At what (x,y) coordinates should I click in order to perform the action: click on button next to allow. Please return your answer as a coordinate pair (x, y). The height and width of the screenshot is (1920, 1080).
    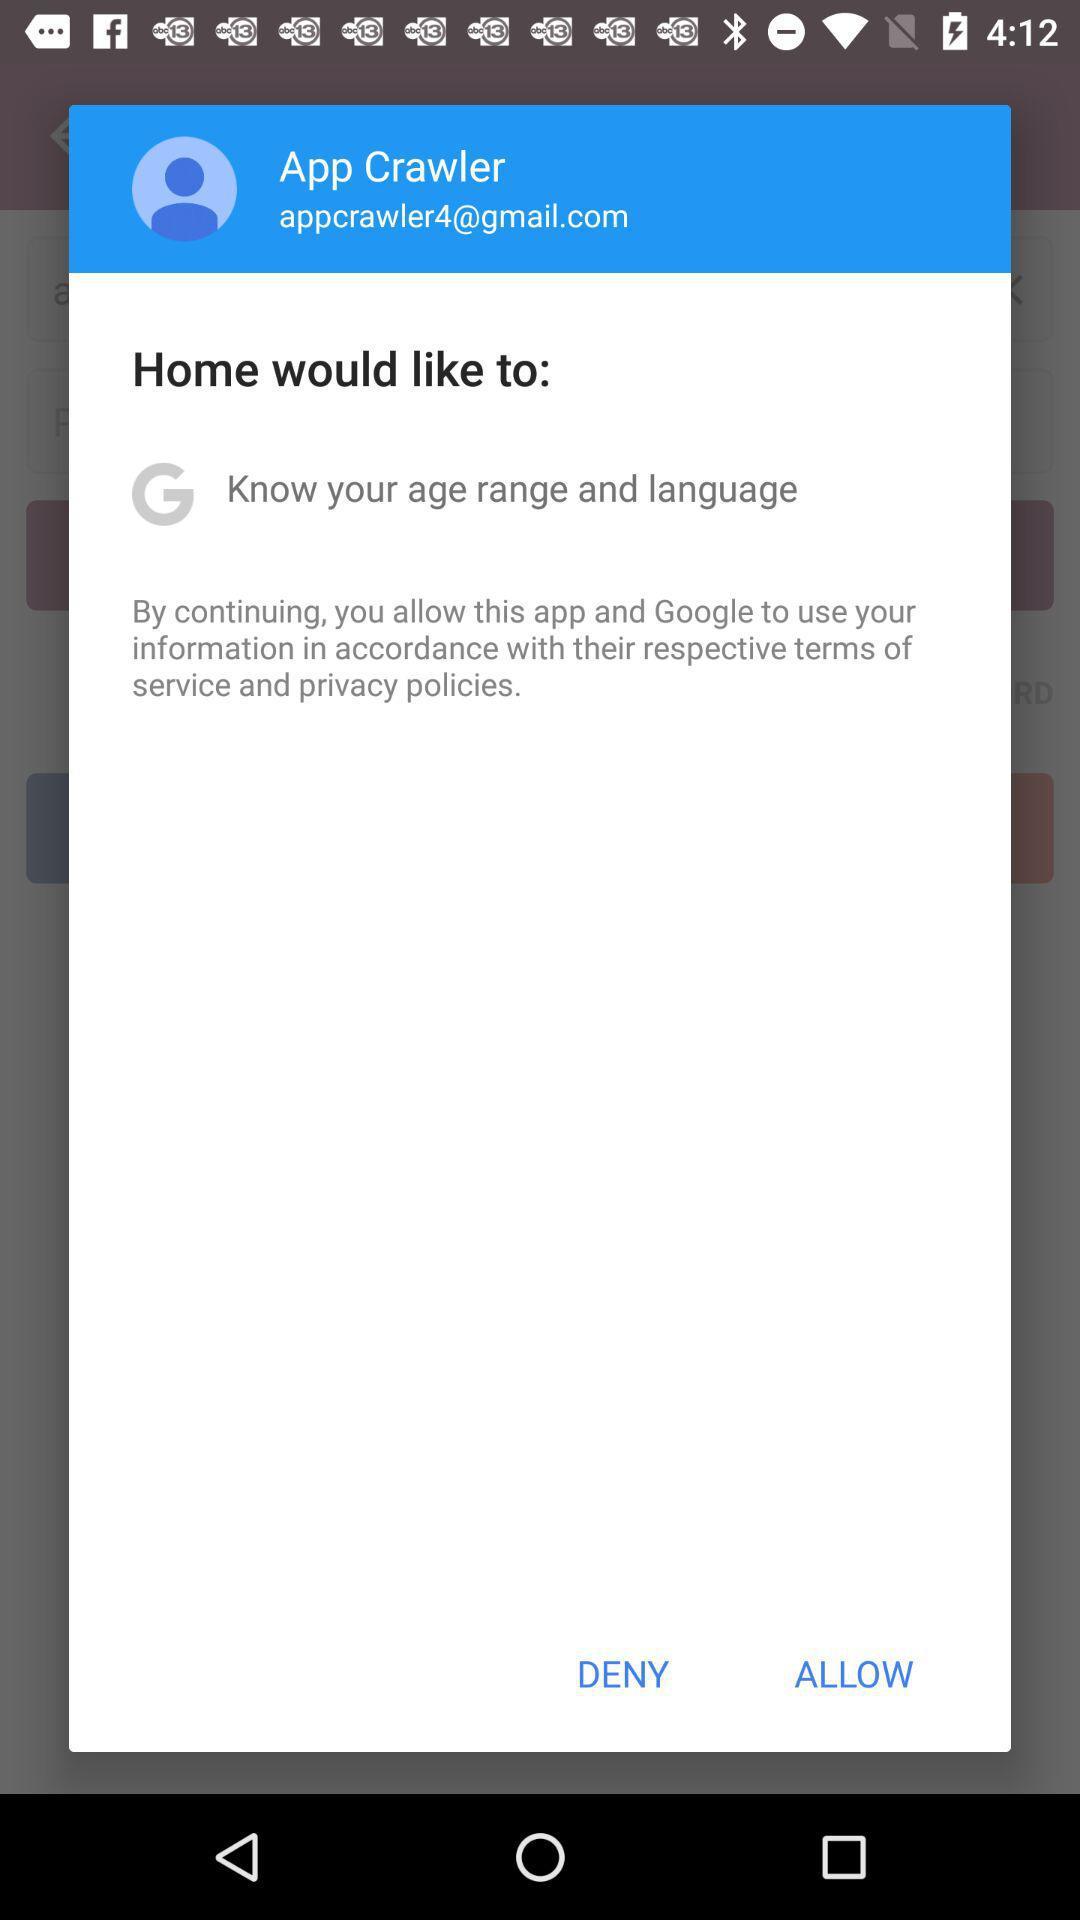
    Looking at the image, I should click on (621, 1673).